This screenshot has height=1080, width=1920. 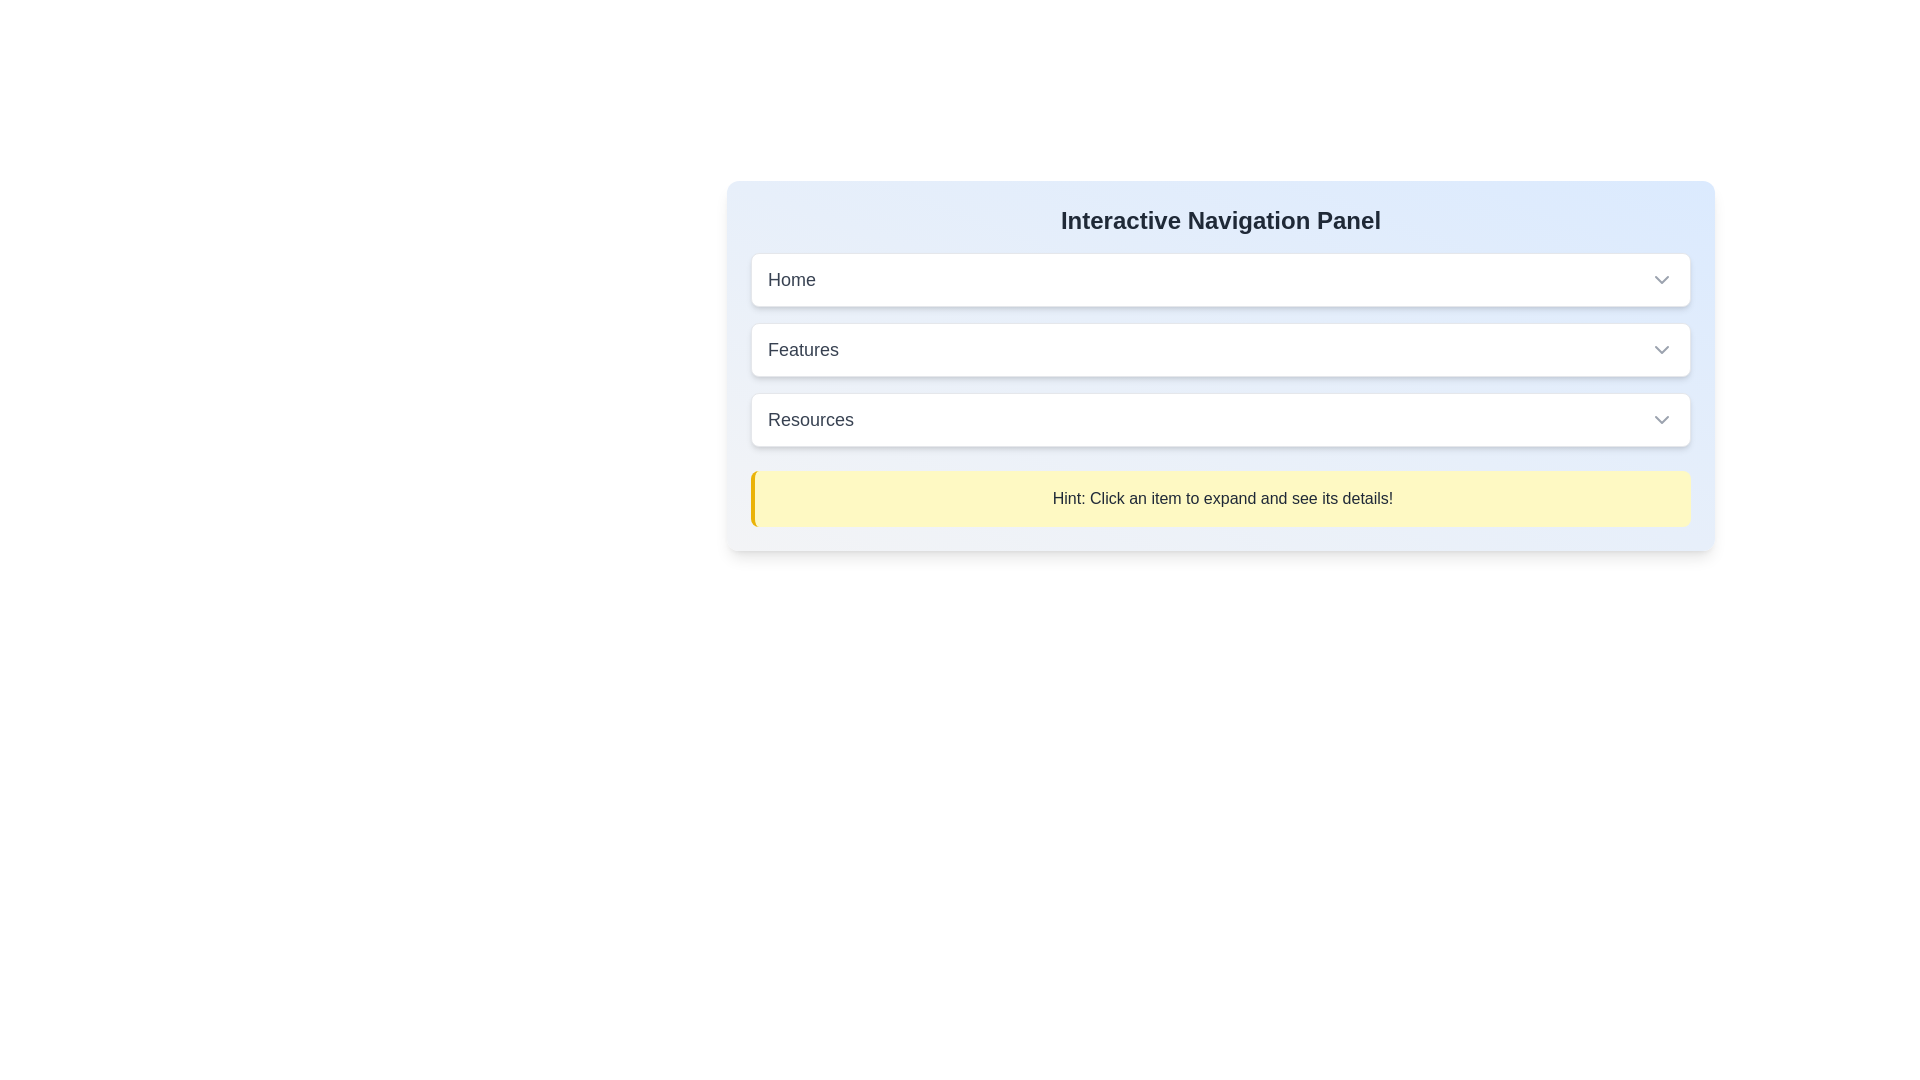 What do you see at coordinates (1661, 349) in the screenshot?
I see `the downward arrow icon, which is a gray Dropdown indicator located to the far-right of the 'Features' label within the 'Interactive Navigation Panel'` at bounding box center [1661, 349].